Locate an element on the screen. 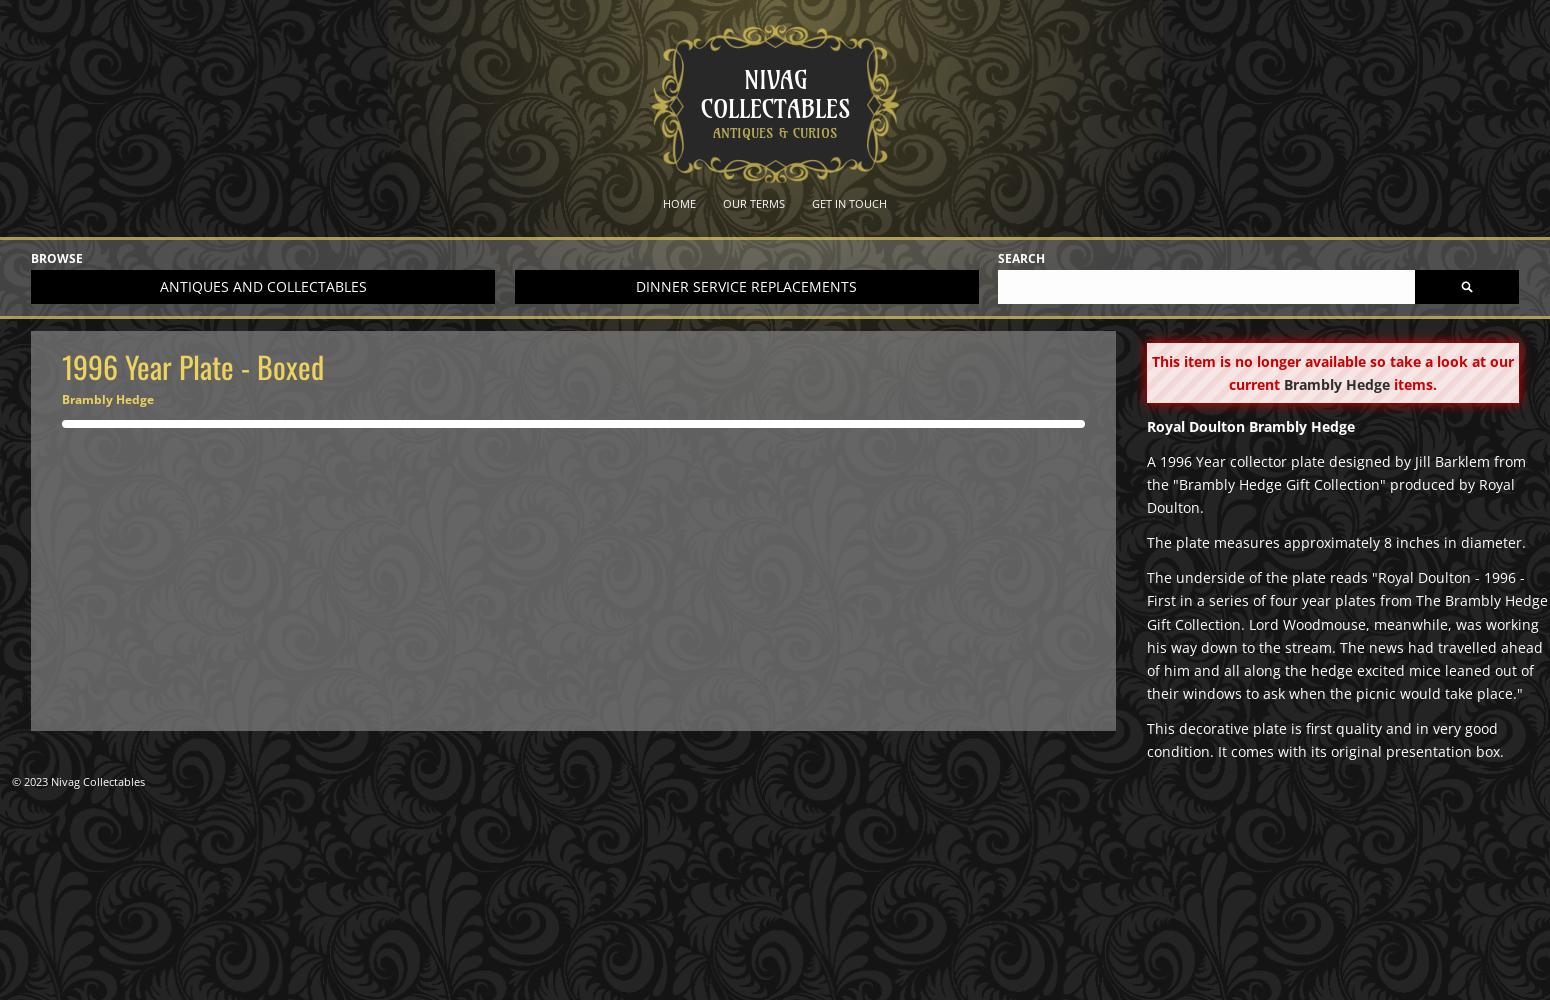 Image resolution: width=1550 pixels, height=1000 pixels. 'Our Terms' is located at coordinates (754, 202).